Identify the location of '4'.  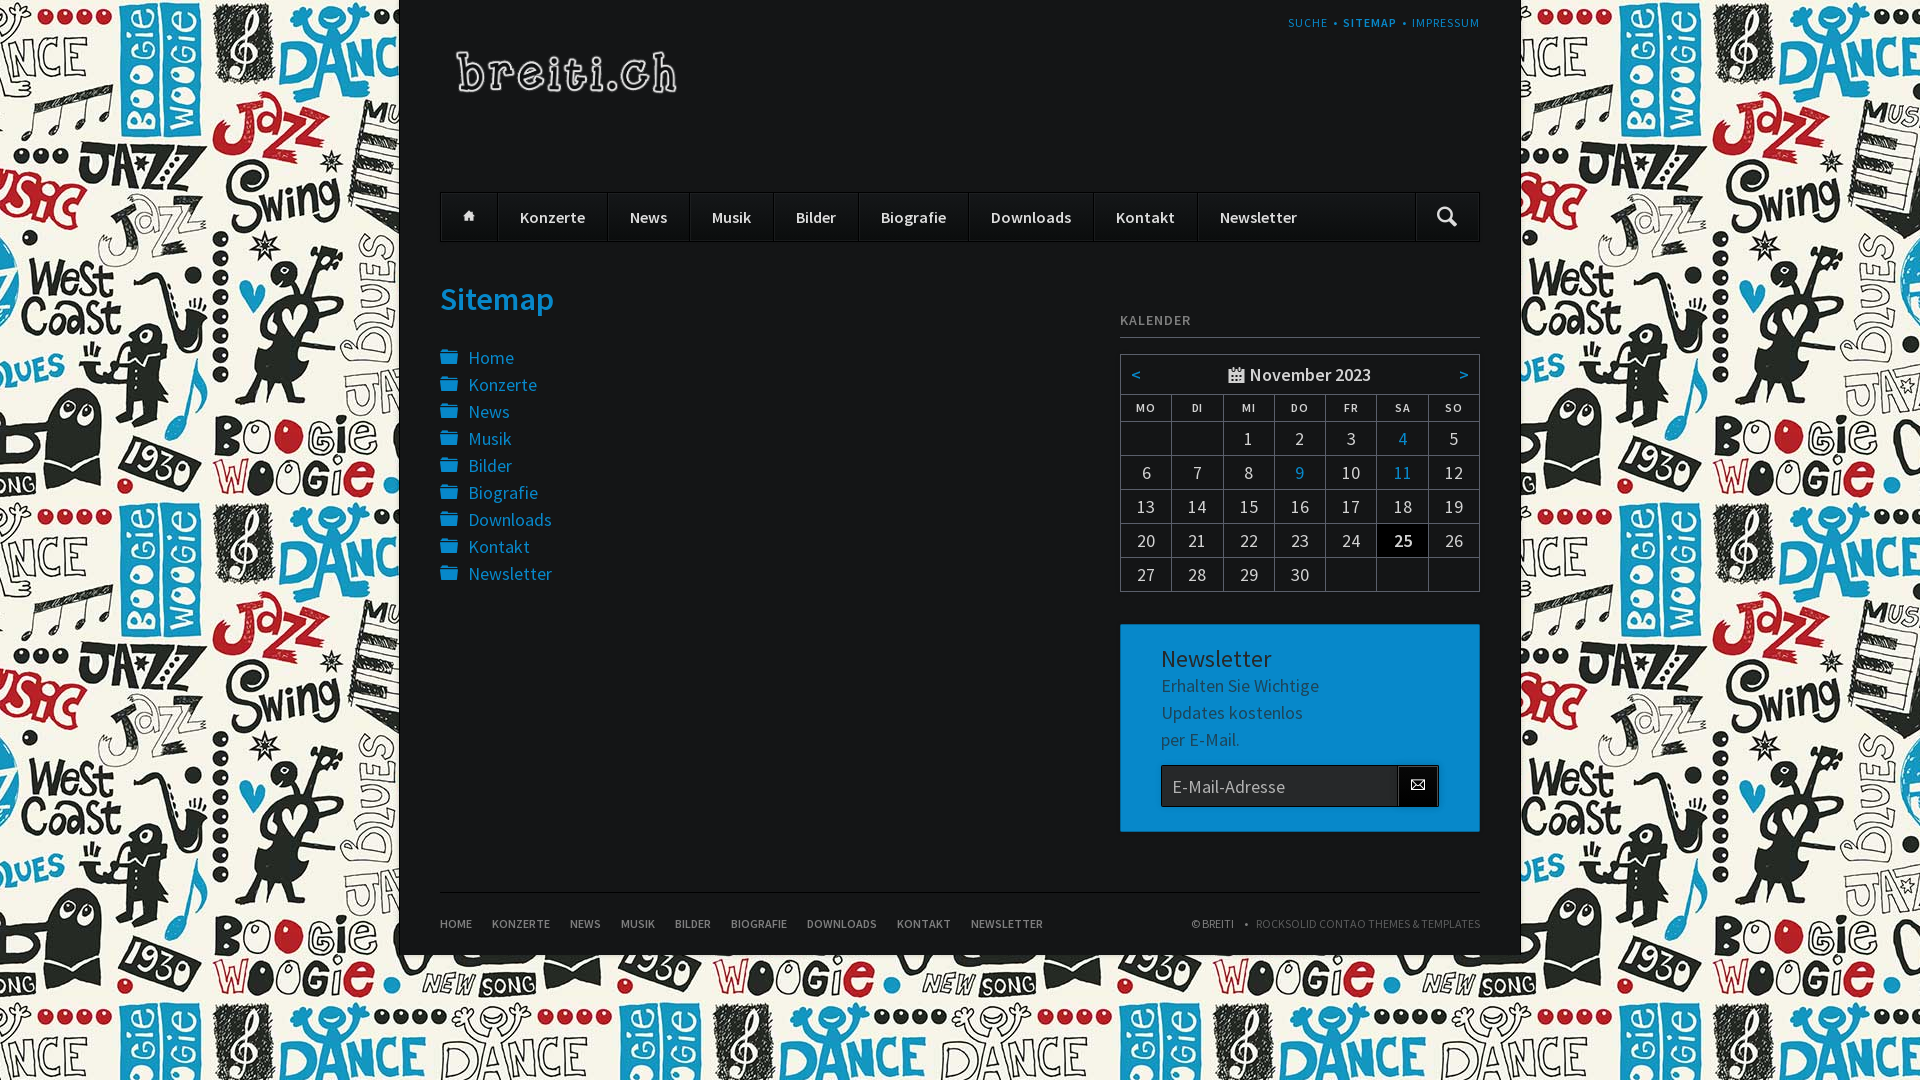
(1401, 437).